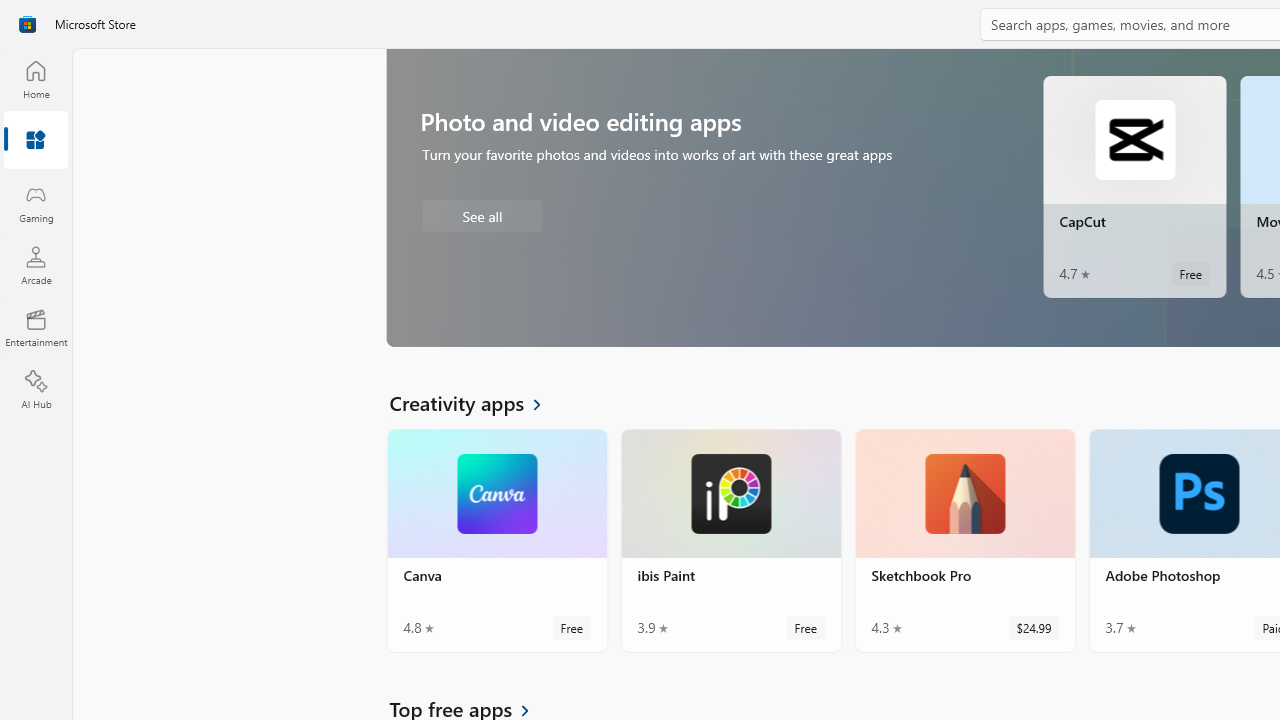 This screenshot has width=1280, height=720. Describe the element at coordinates (1134, 194) in the screenshot. I see `'CapCut. Average rating of 4.7 out of five stars. Free  '` at that location.